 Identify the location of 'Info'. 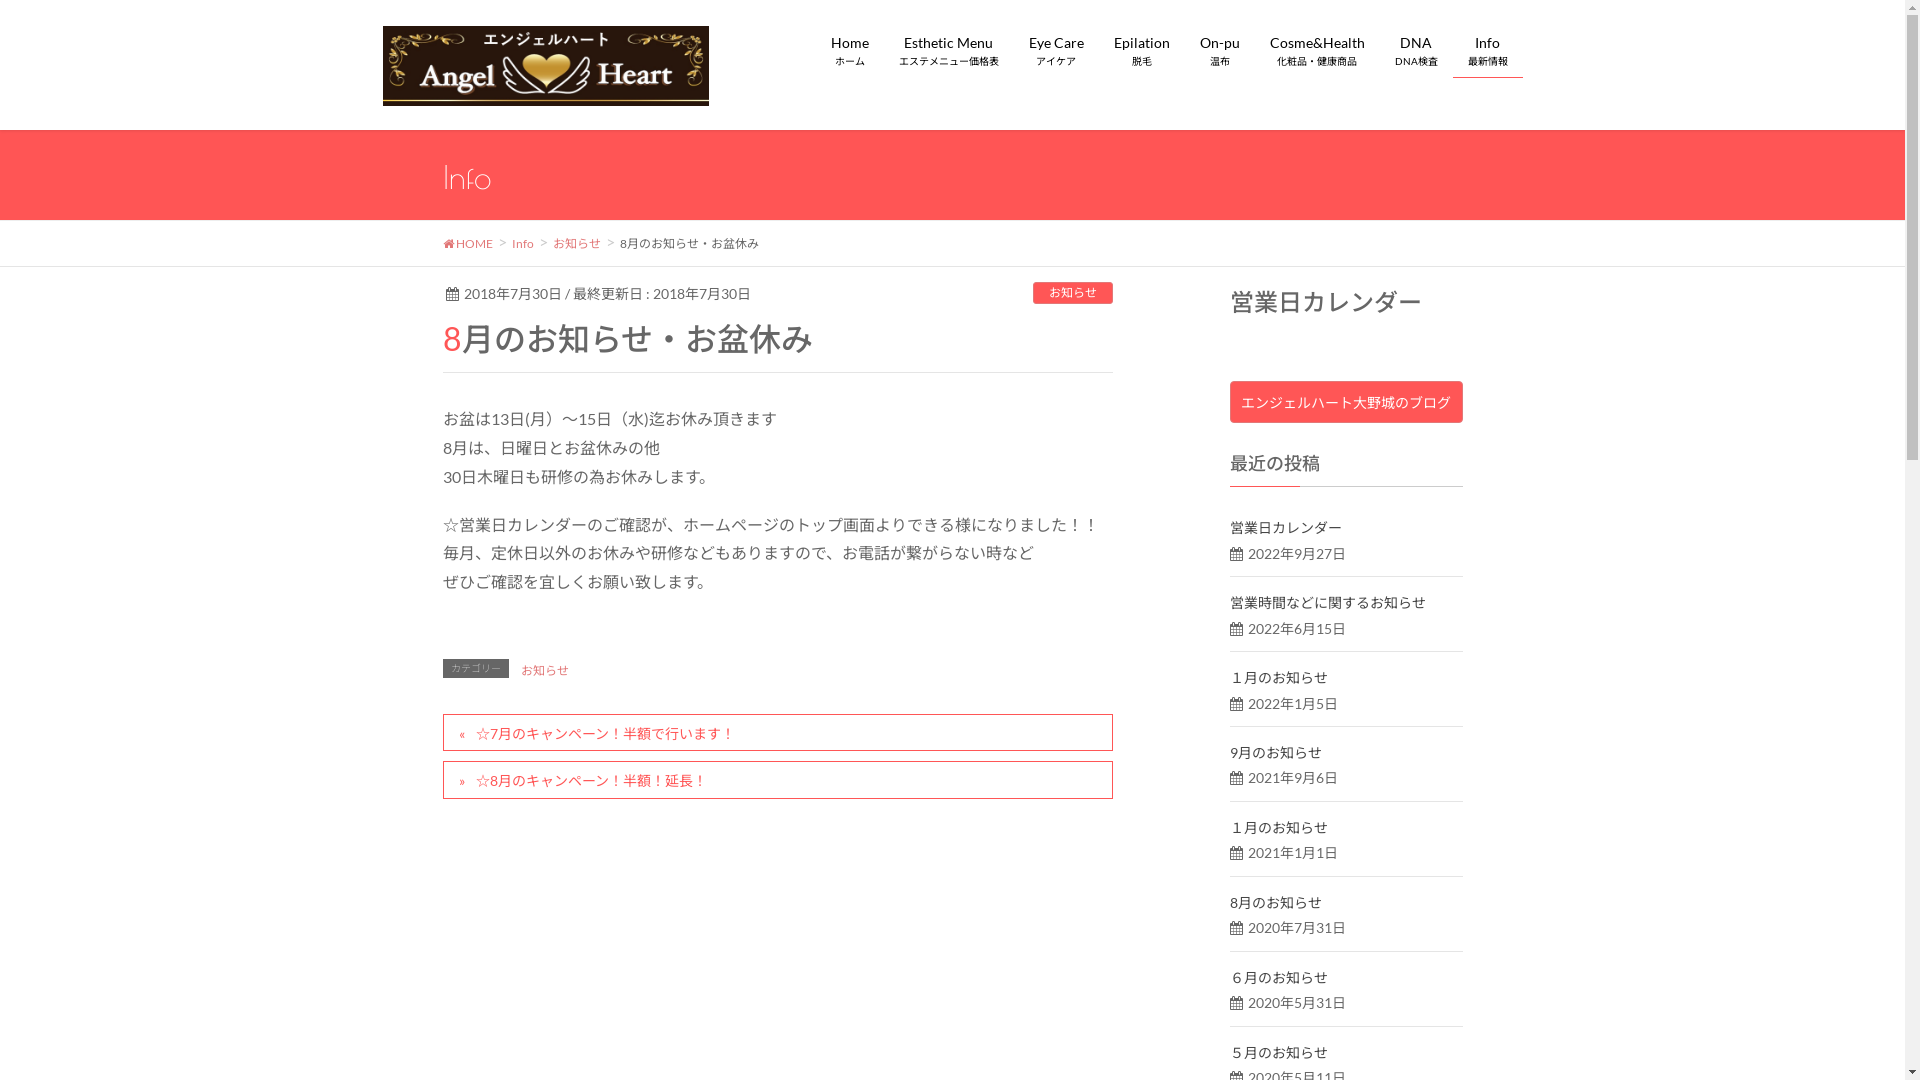
(523, 240).